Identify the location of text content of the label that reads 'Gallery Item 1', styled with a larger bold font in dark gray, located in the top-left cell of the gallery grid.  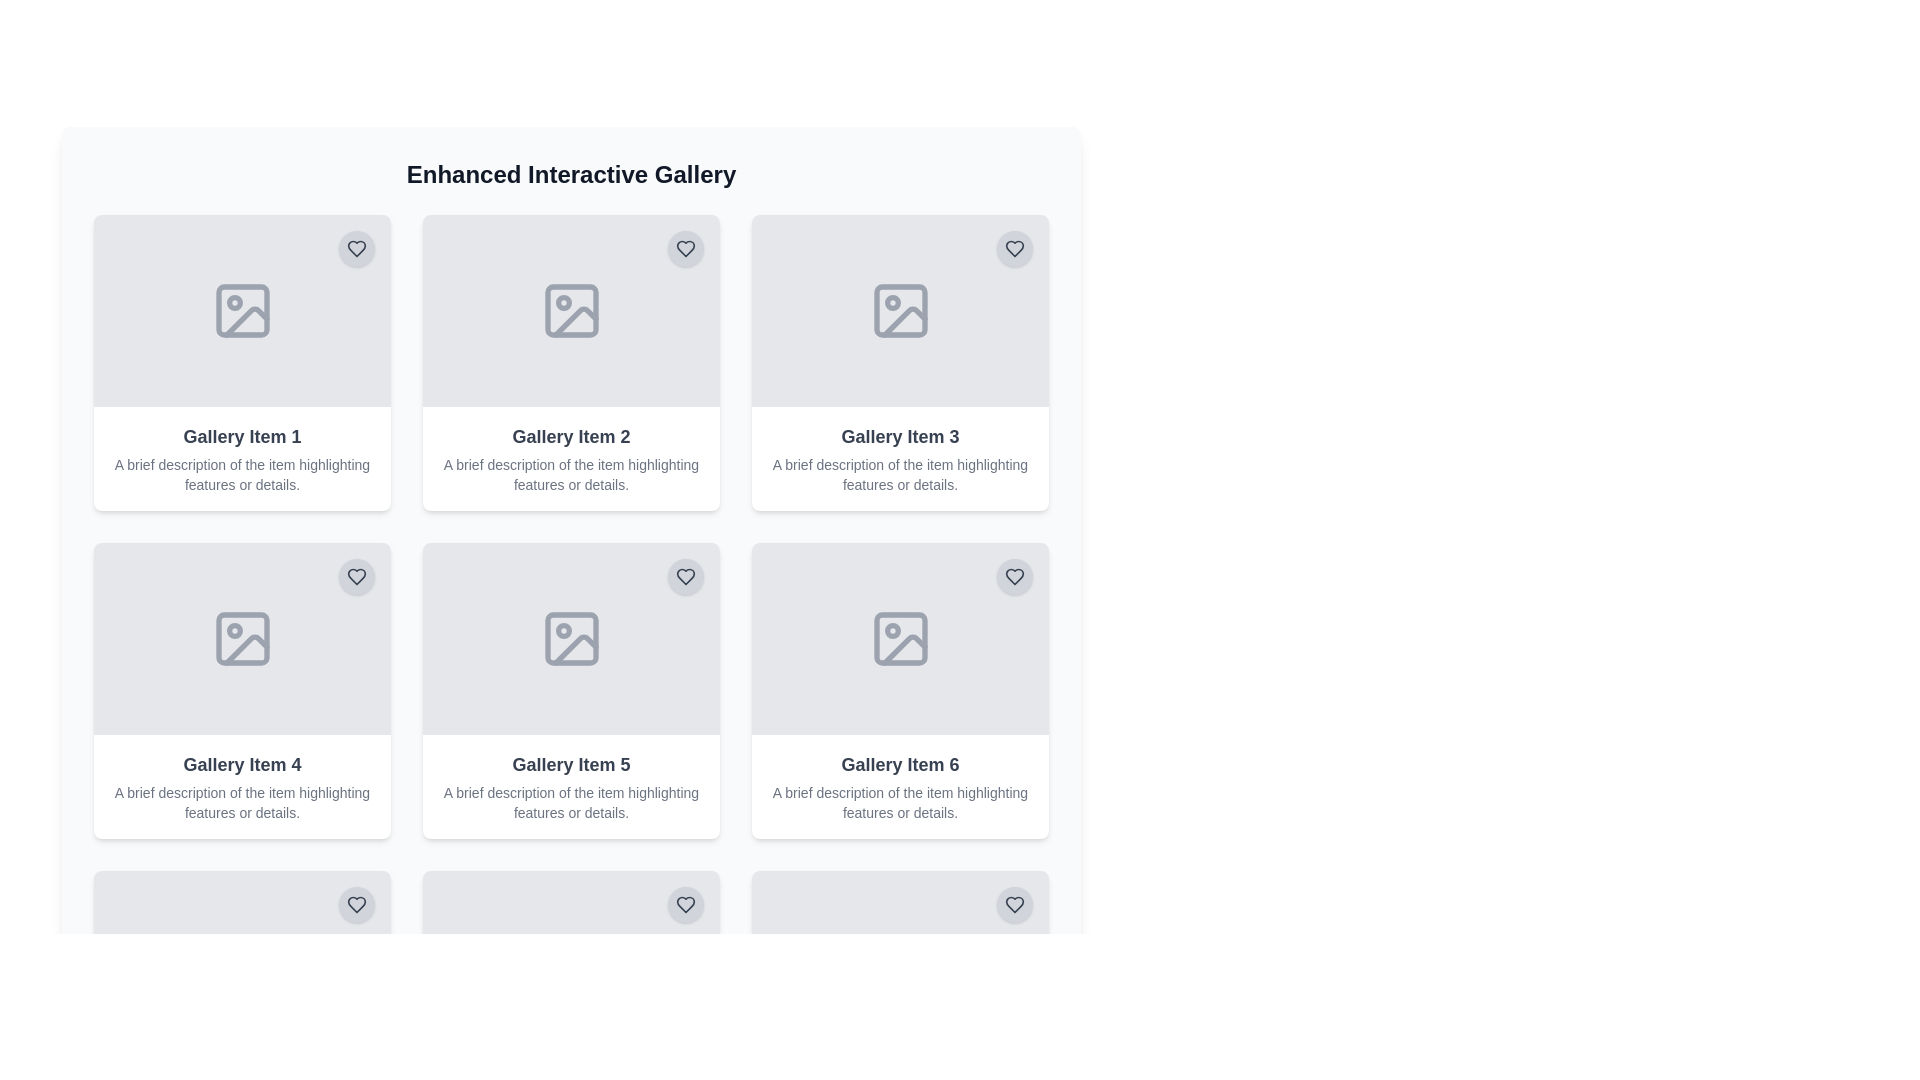
(241, 435).